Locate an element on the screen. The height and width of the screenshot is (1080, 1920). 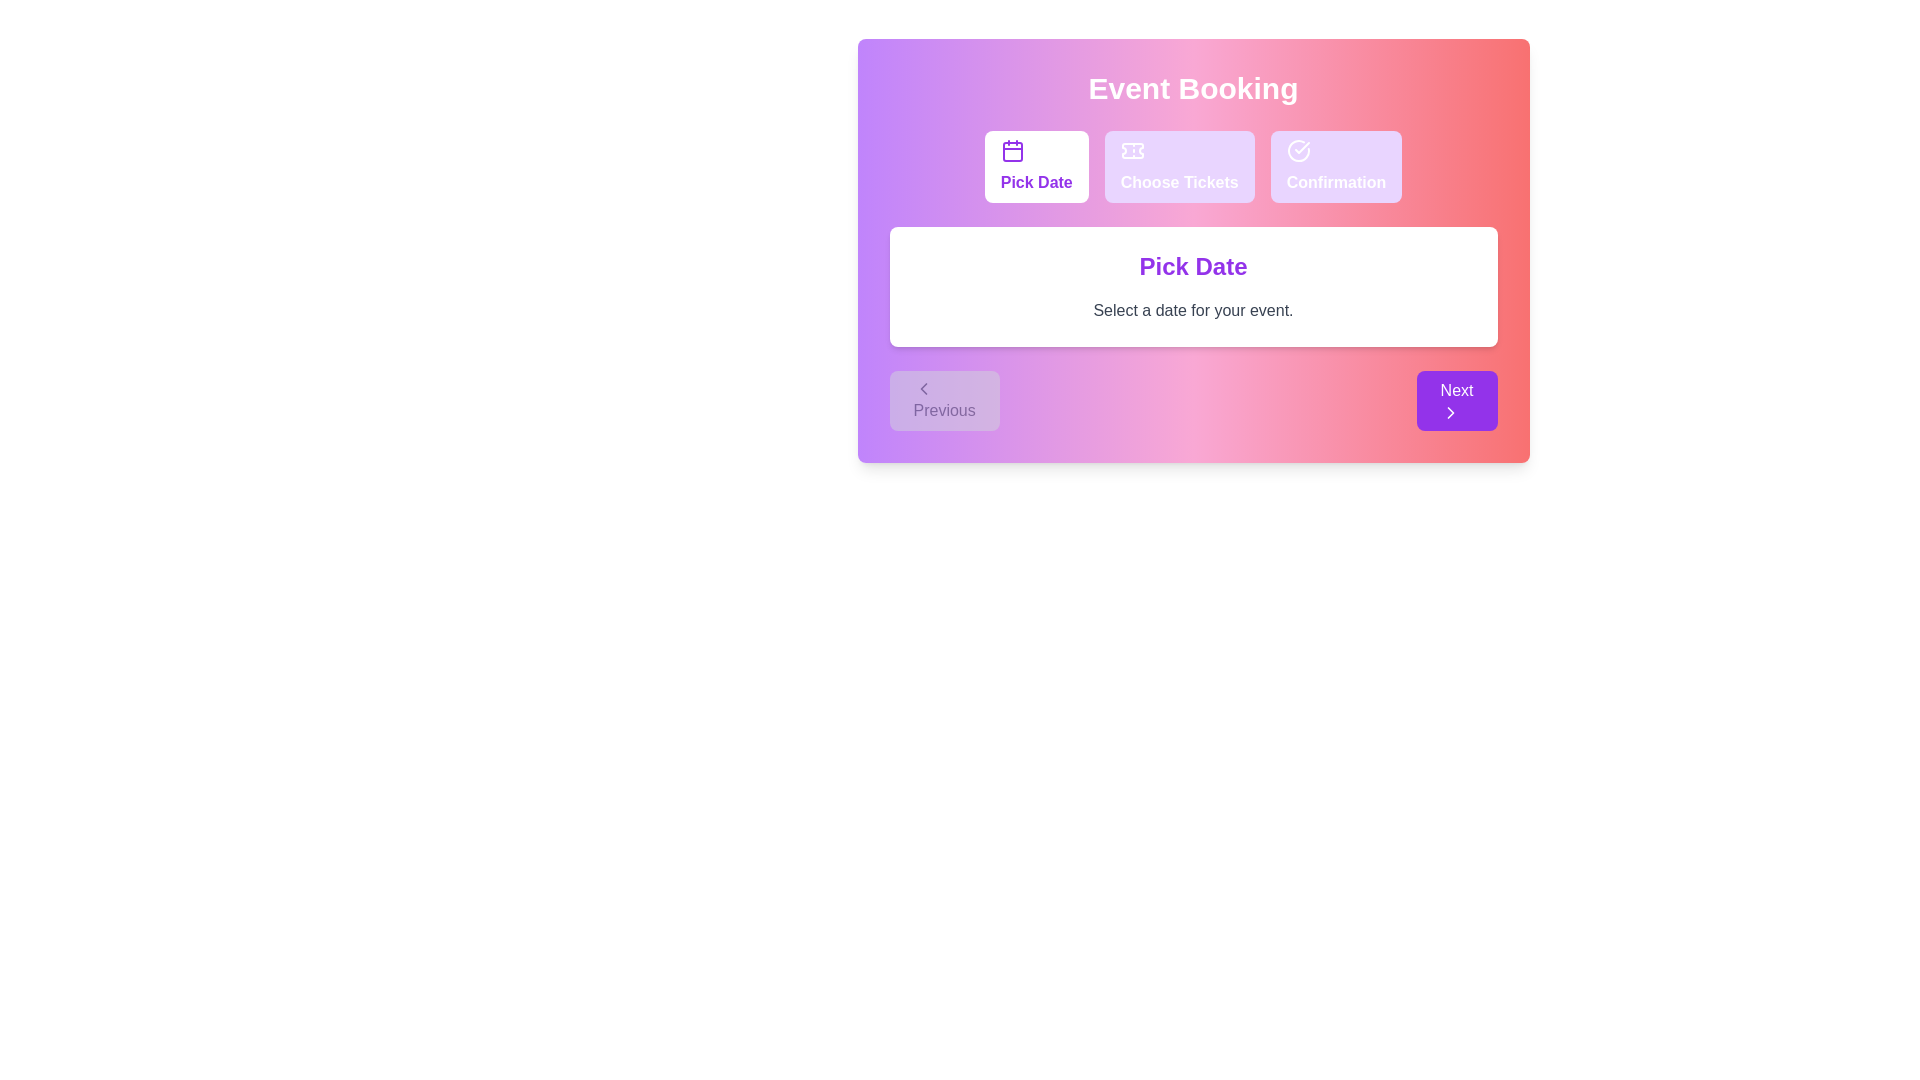
the 'Next' button located at the bottom-right corner of the card-like panel to proceed to the next step in the multi-step process is located at coordinates (1457, 401).